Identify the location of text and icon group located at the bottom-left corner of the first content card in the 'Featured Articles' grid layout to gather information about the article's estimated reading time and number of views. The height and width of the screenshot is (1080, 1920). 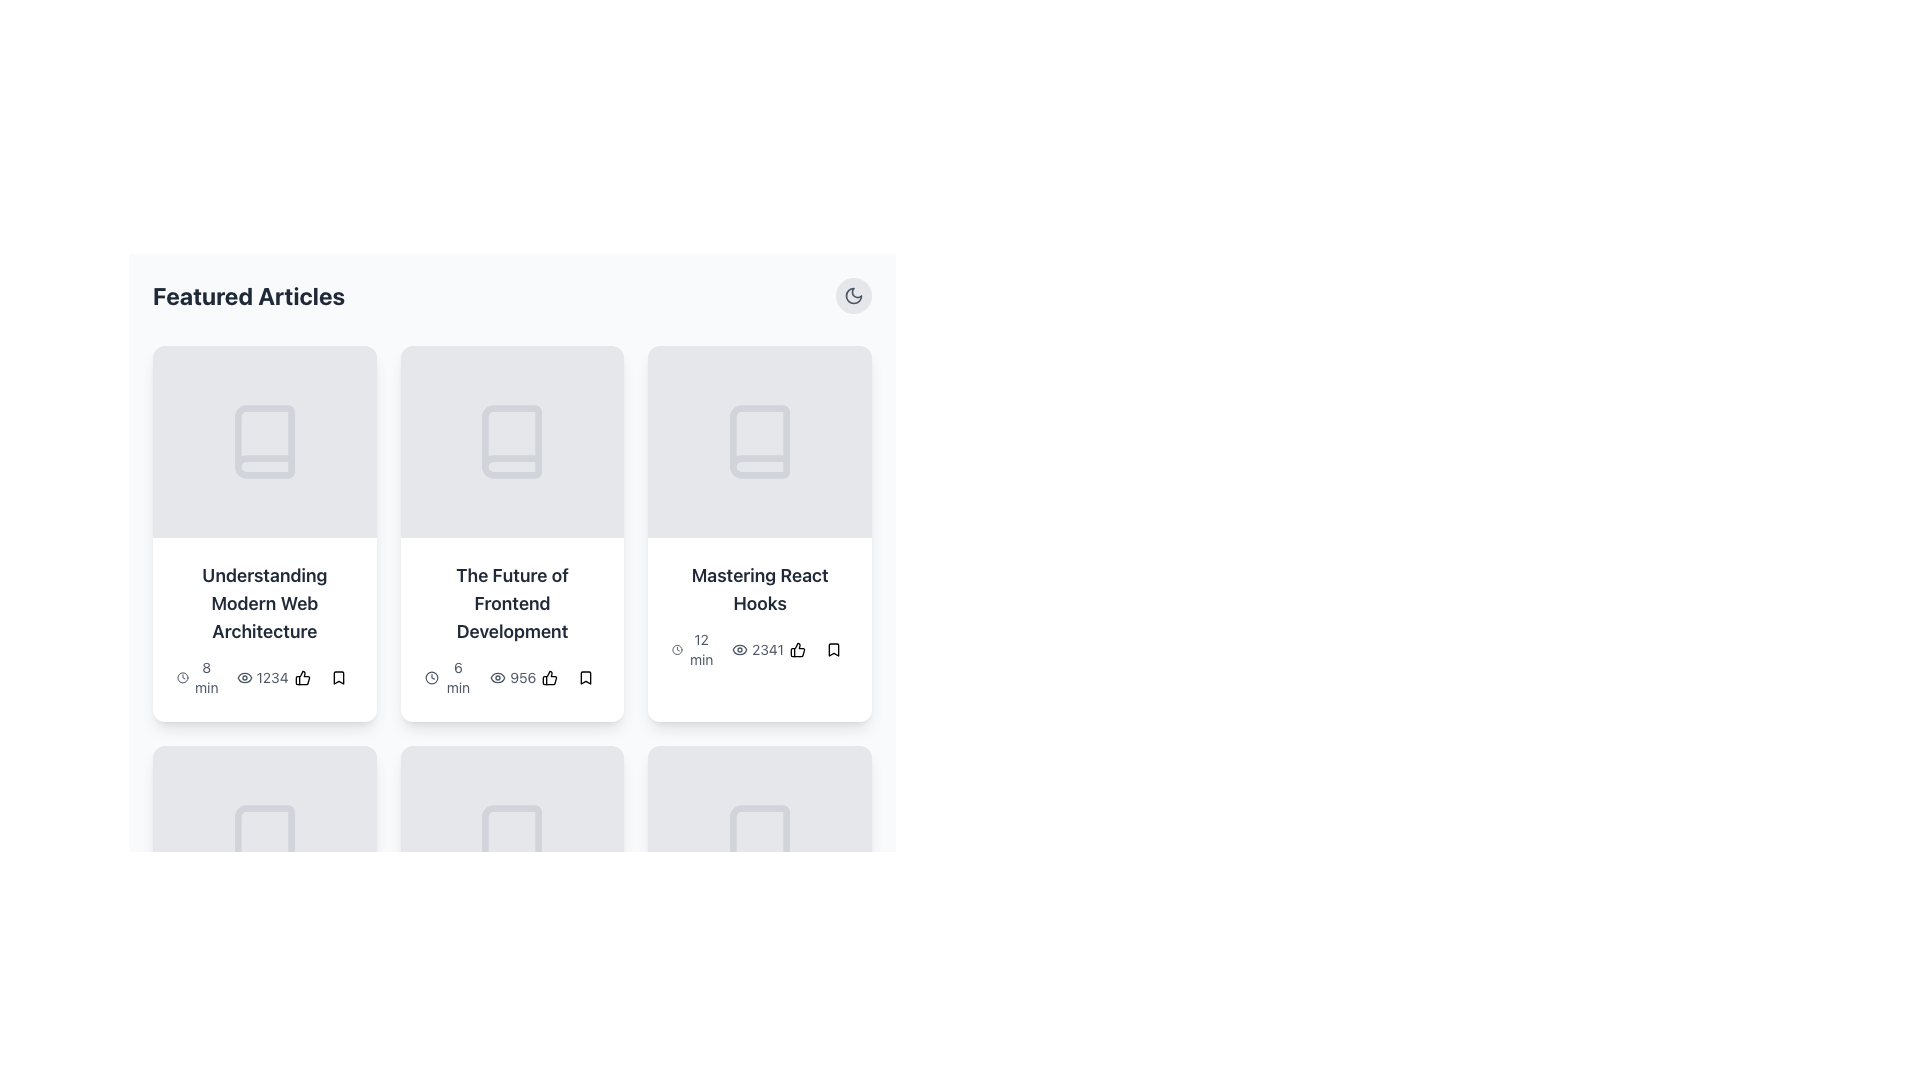
(232, 677).